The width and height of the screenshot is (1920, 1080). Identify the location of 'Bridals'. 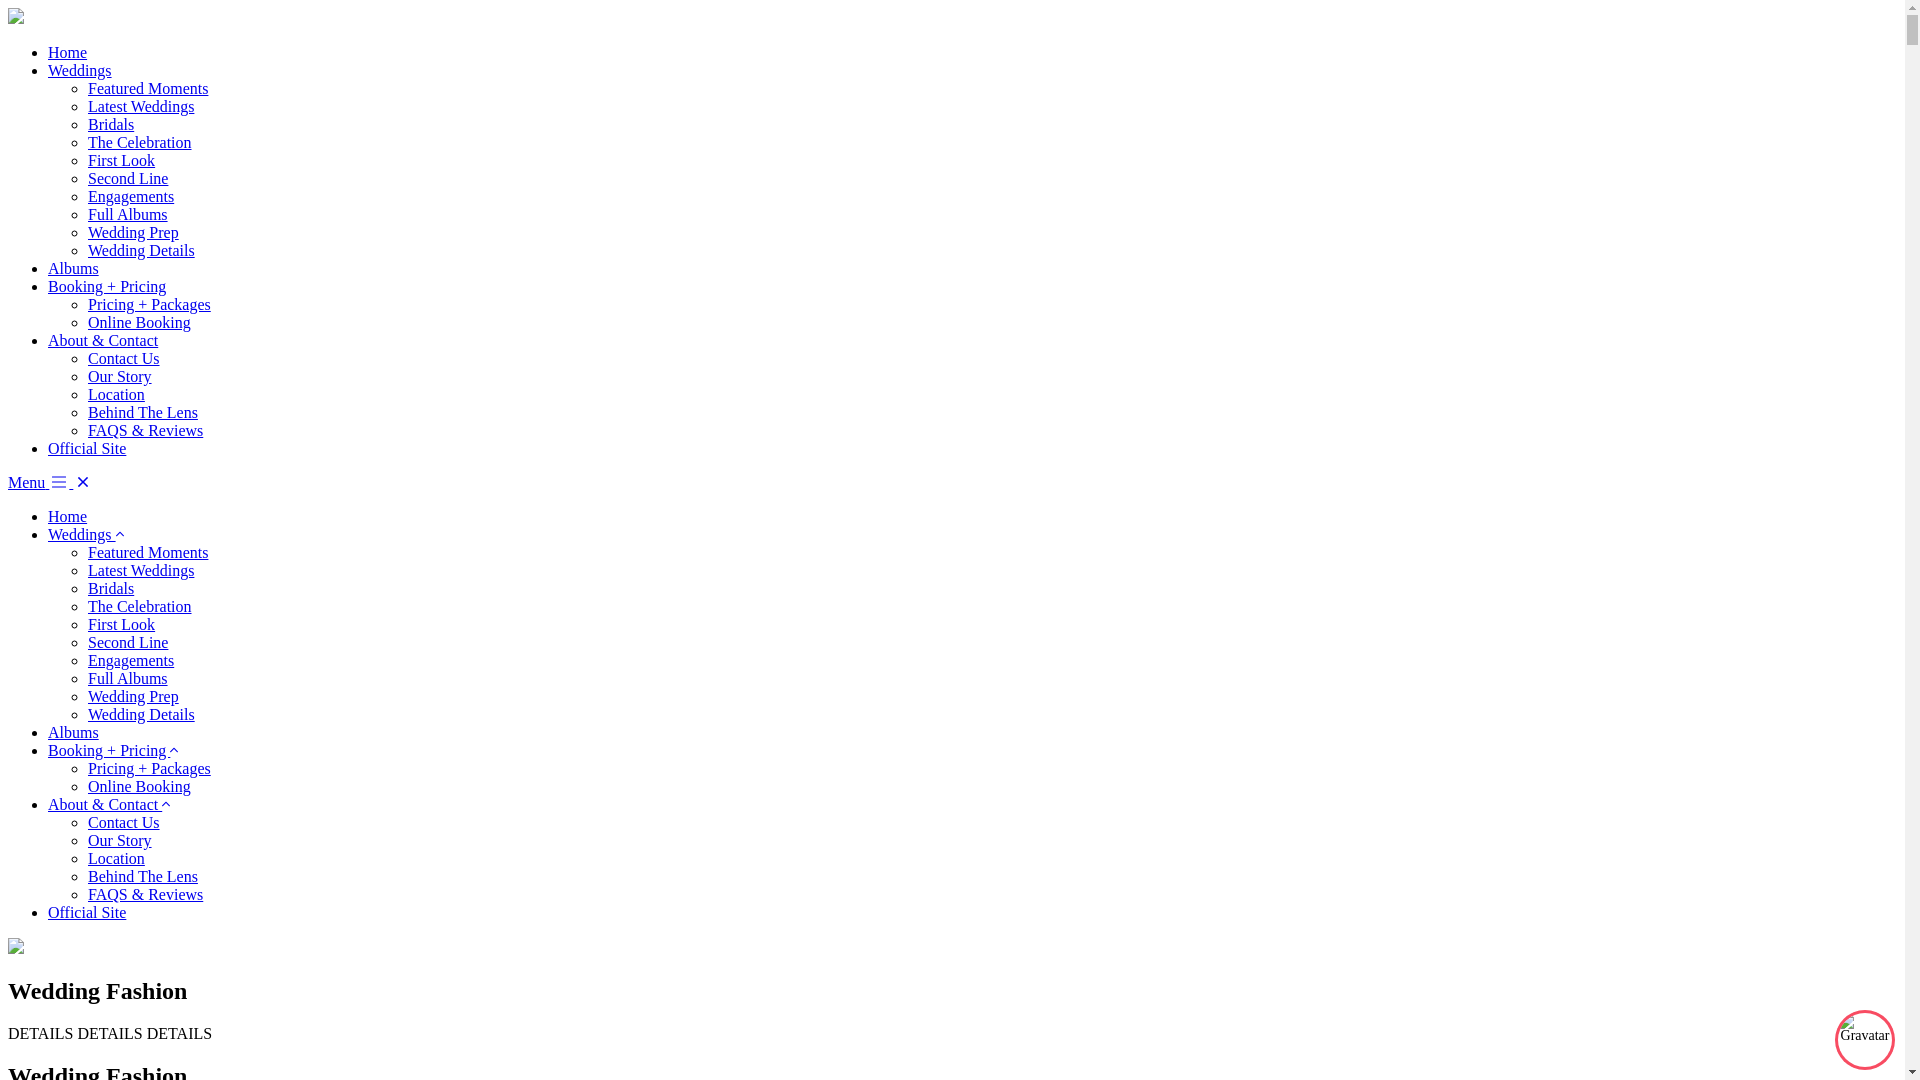
(109, 587).